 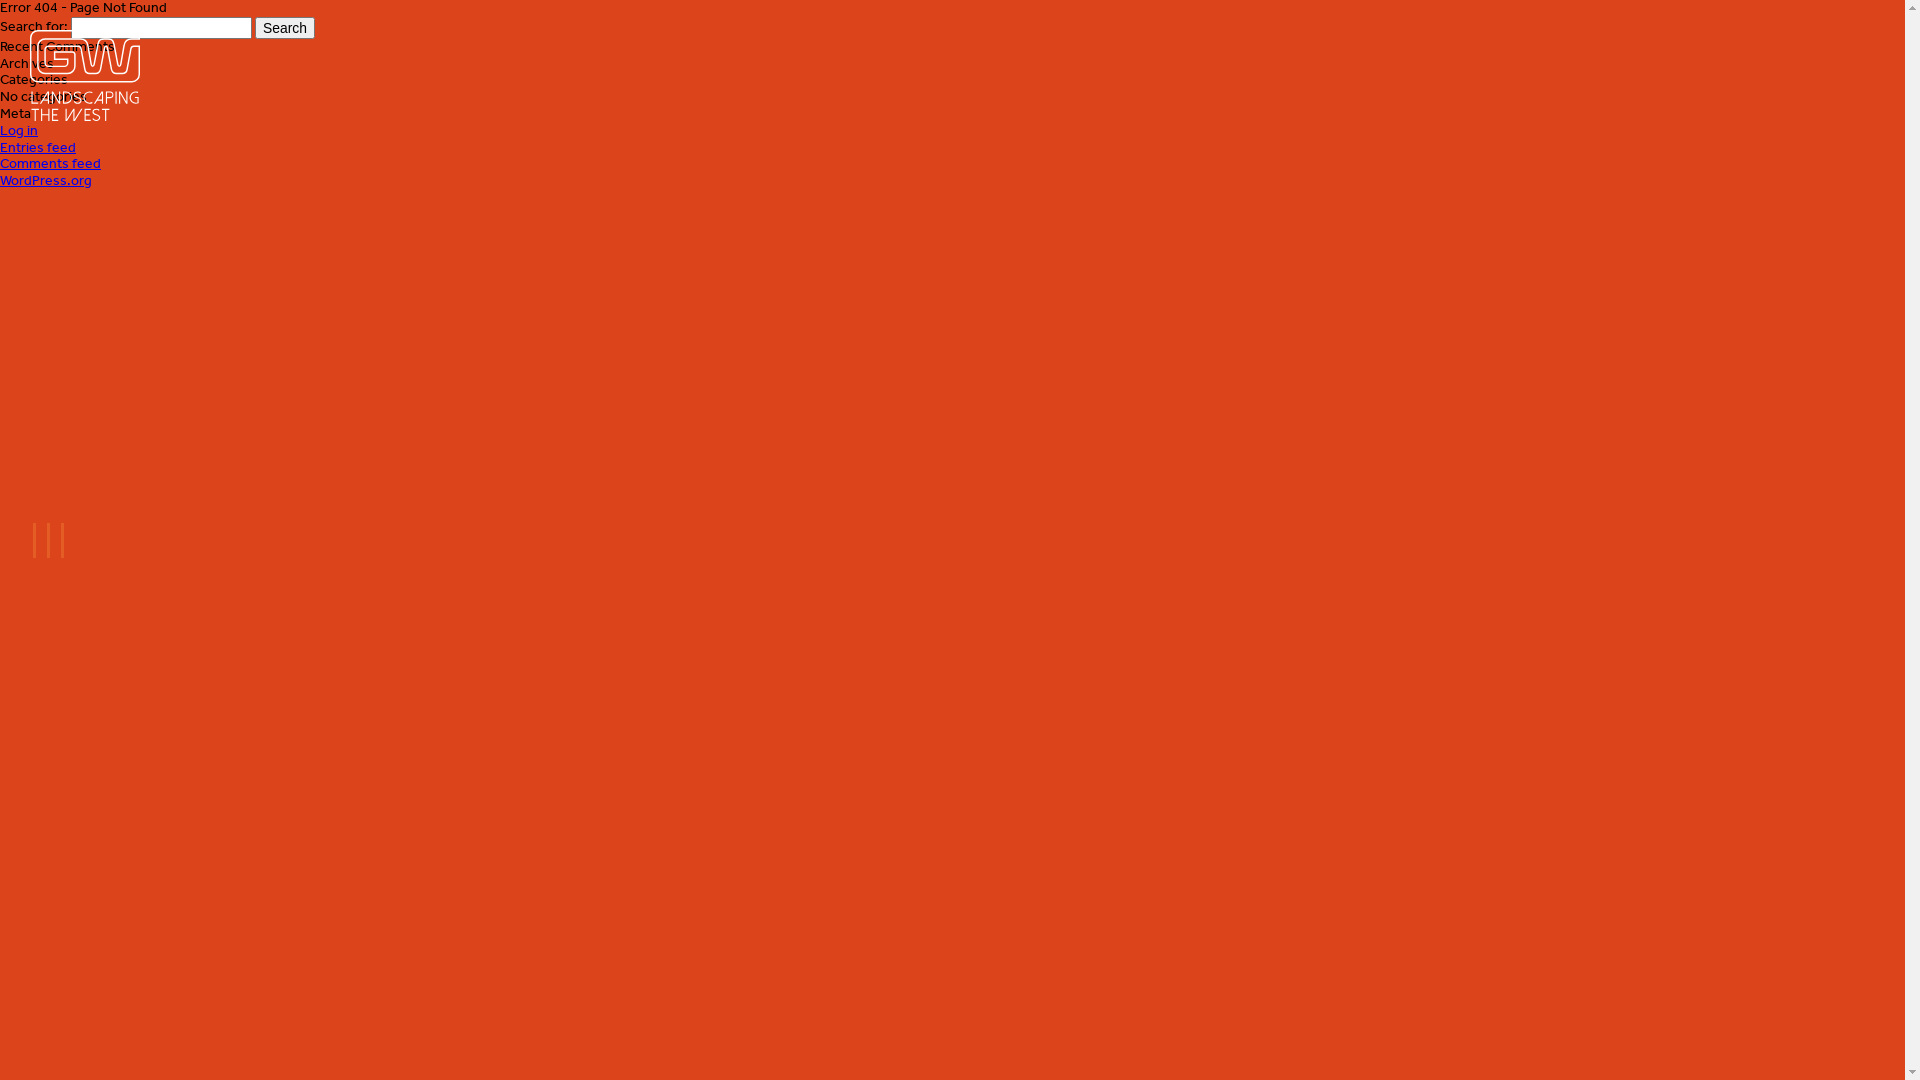 I want to click on 'Entries feed', so click(x=38, y=146).